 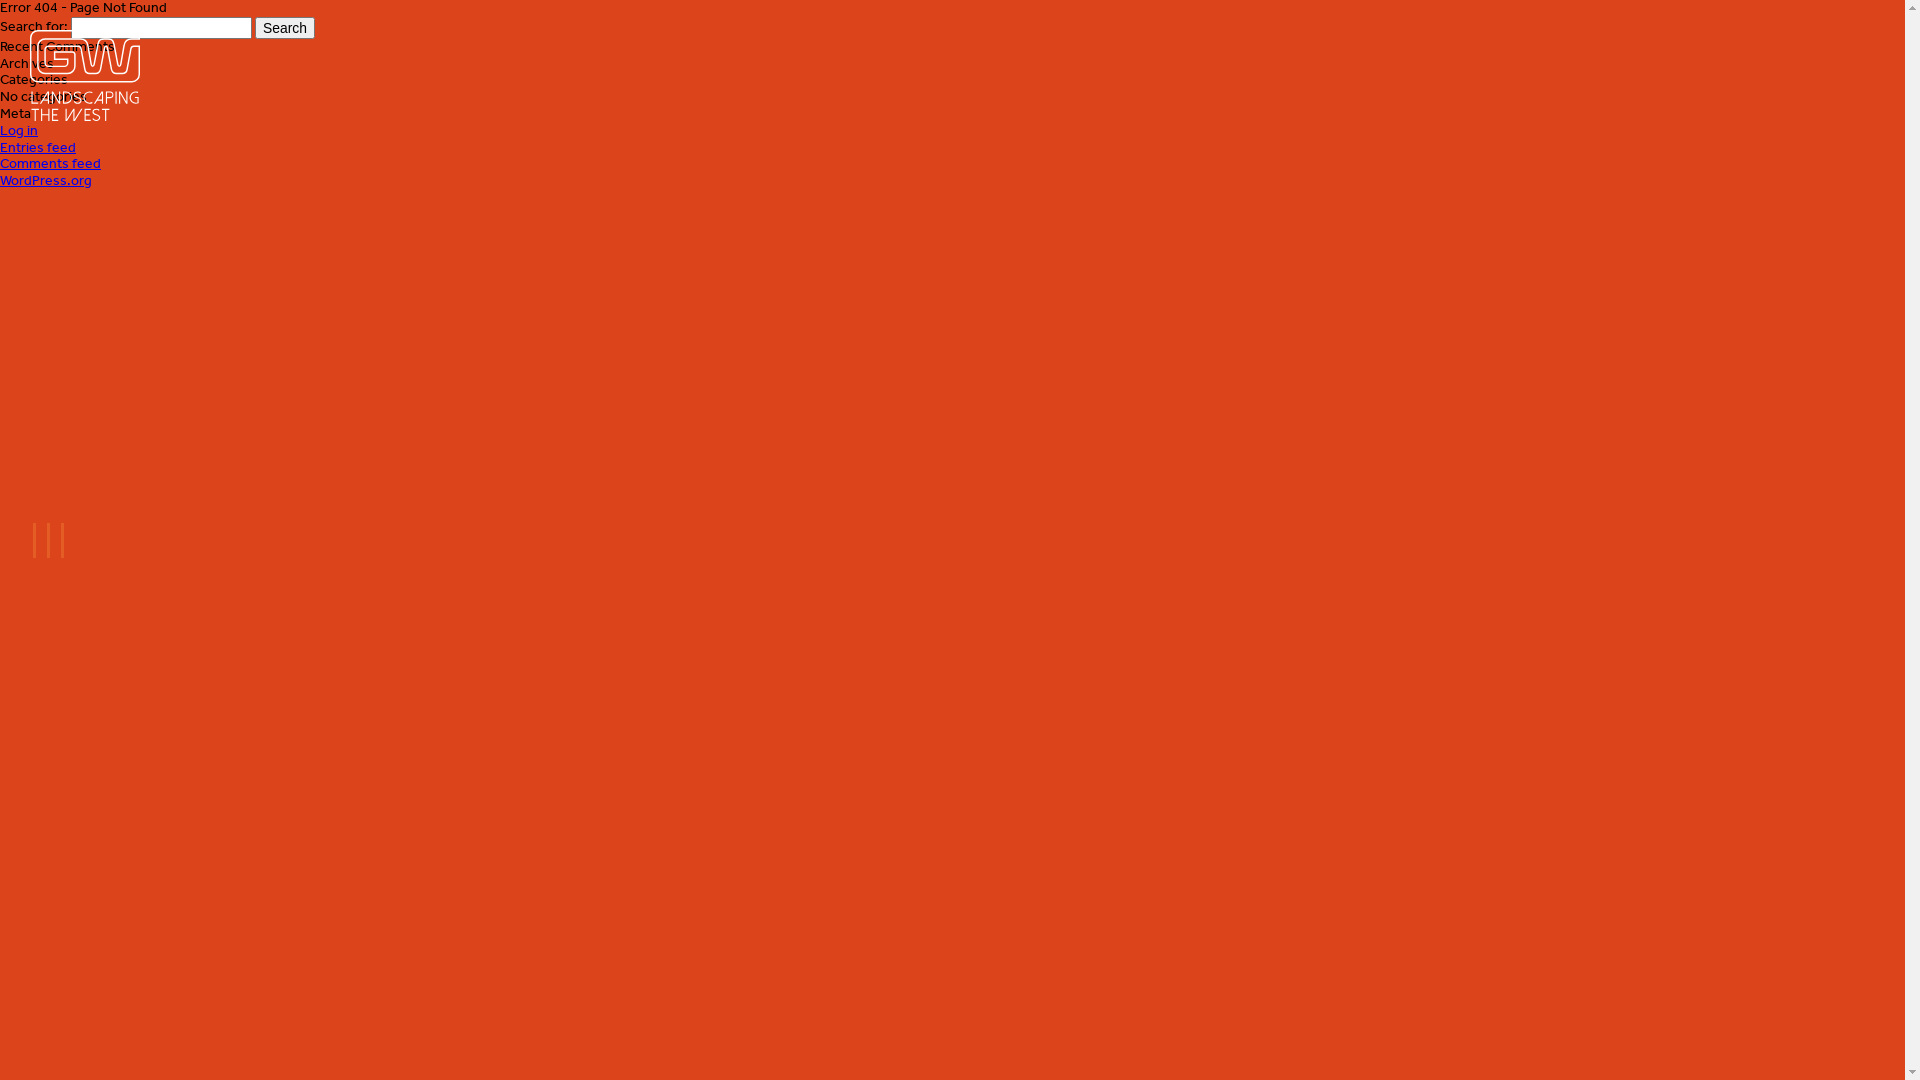 I want to click on 'Entries feed', so click(x=38, y=146).